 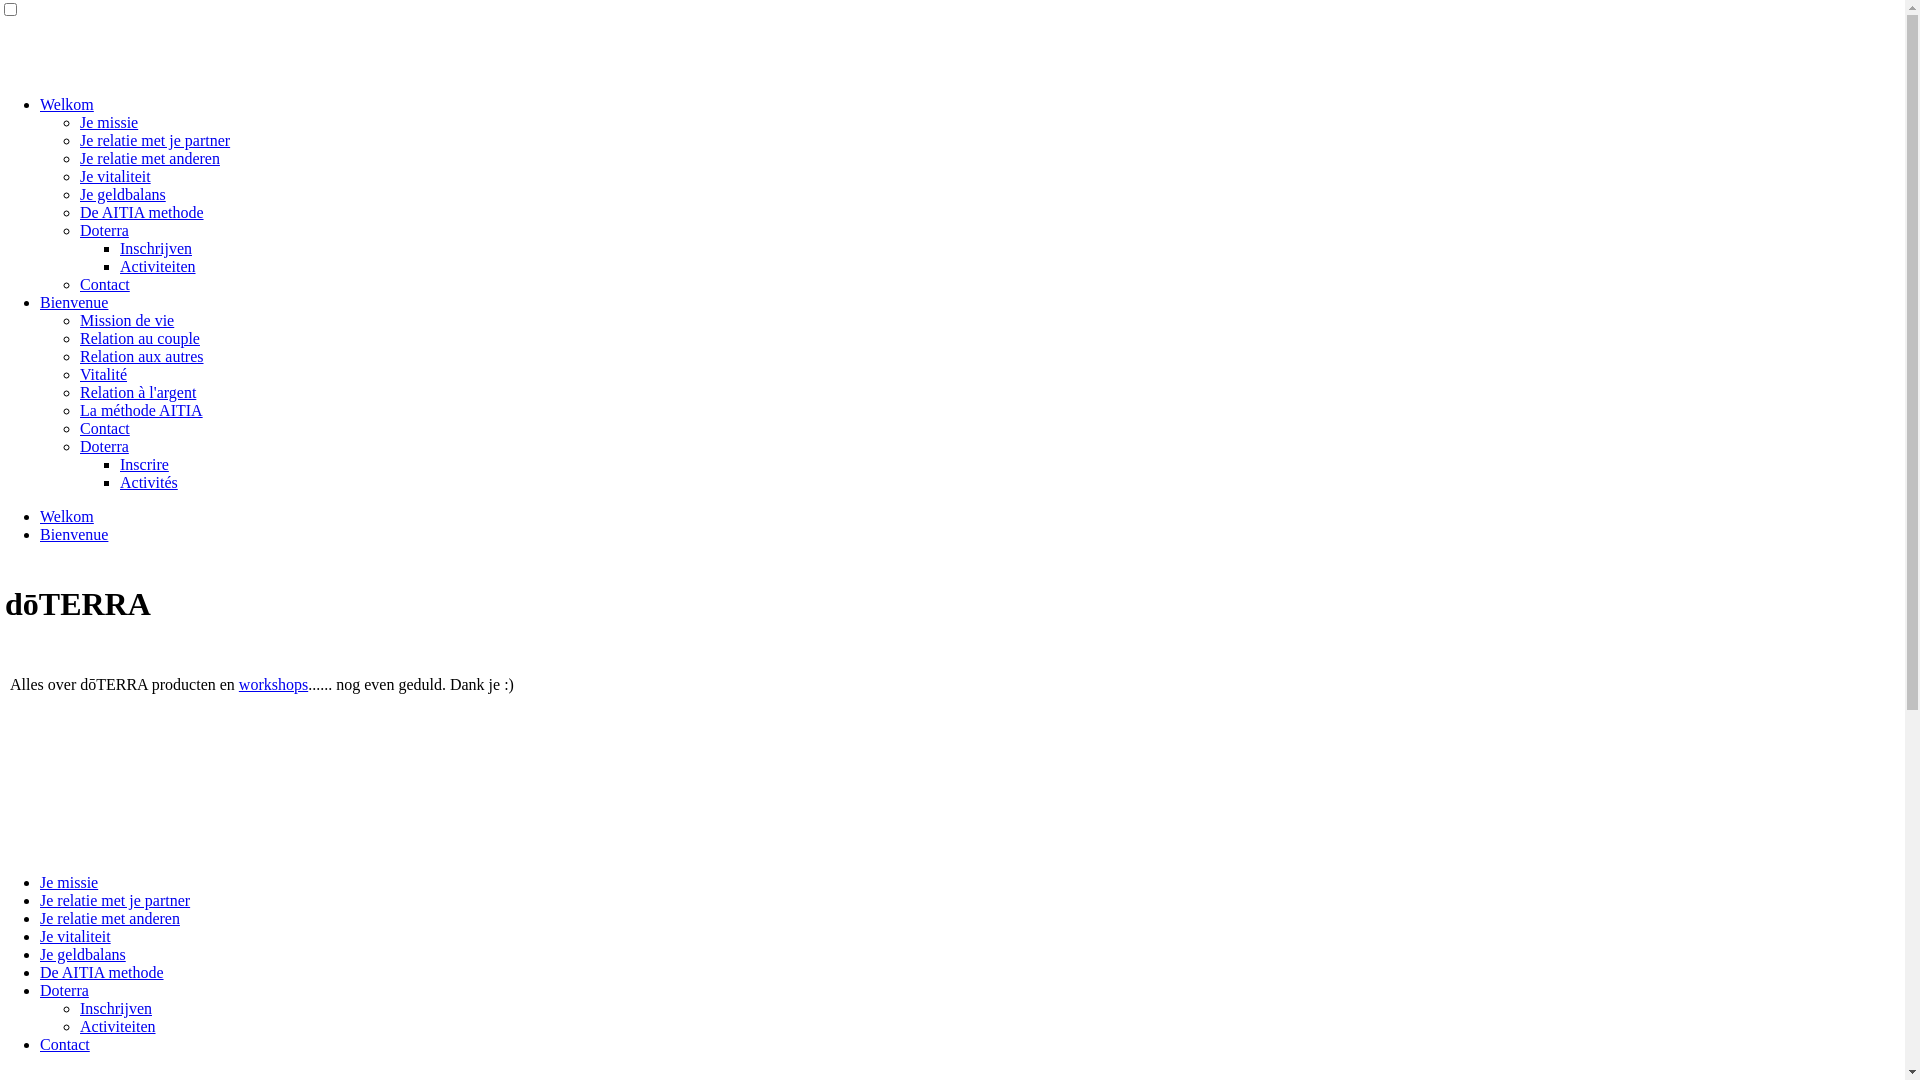 What do you see at coordinates (119, 464) in the screenshot?
I see `'Inscrire'` at bounding box center [119, 464].